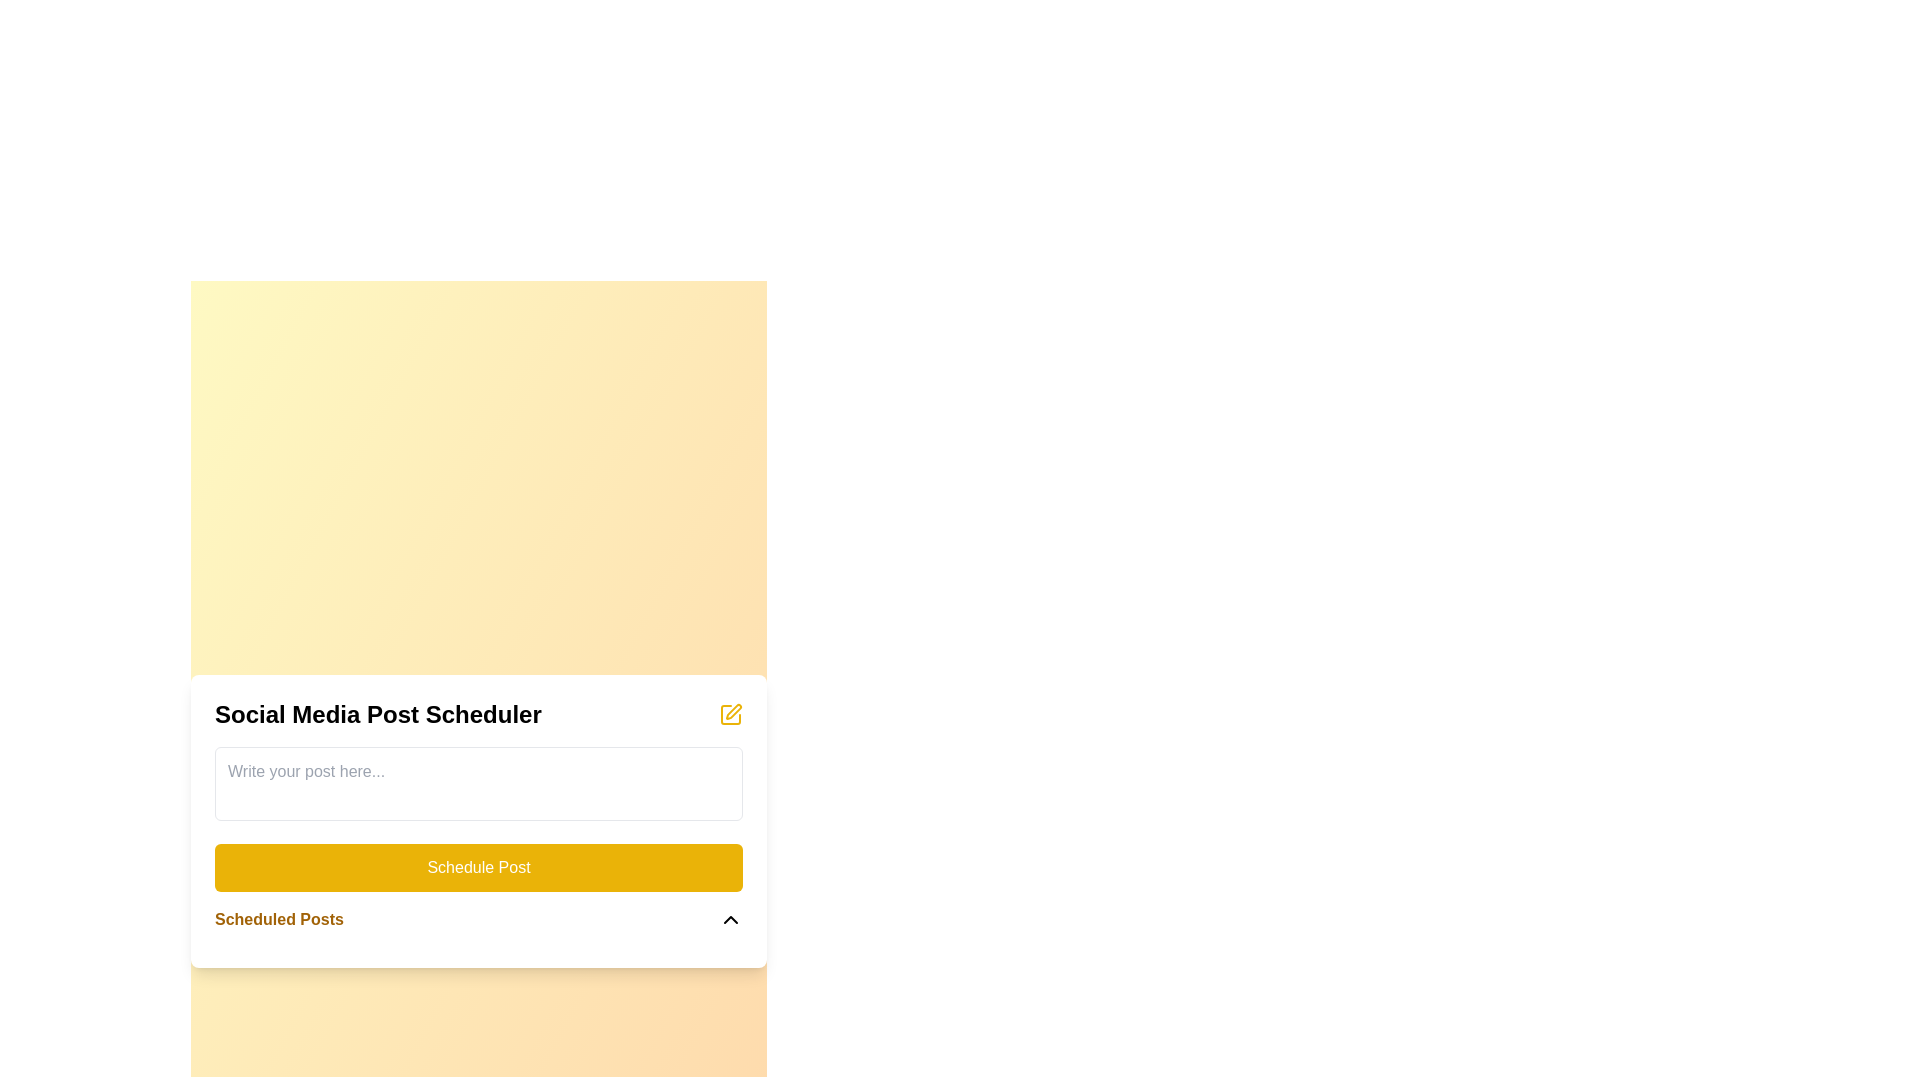 This screenshot has height=1080, width=1920. What do you see at coordinates (278, 919) in the screenshot?
I see `the 'Scheduled Posts' text label, which is a bold text in yellow-brownish color located at the bottom of a white card-like UI section` at bounding box center [278, 919].